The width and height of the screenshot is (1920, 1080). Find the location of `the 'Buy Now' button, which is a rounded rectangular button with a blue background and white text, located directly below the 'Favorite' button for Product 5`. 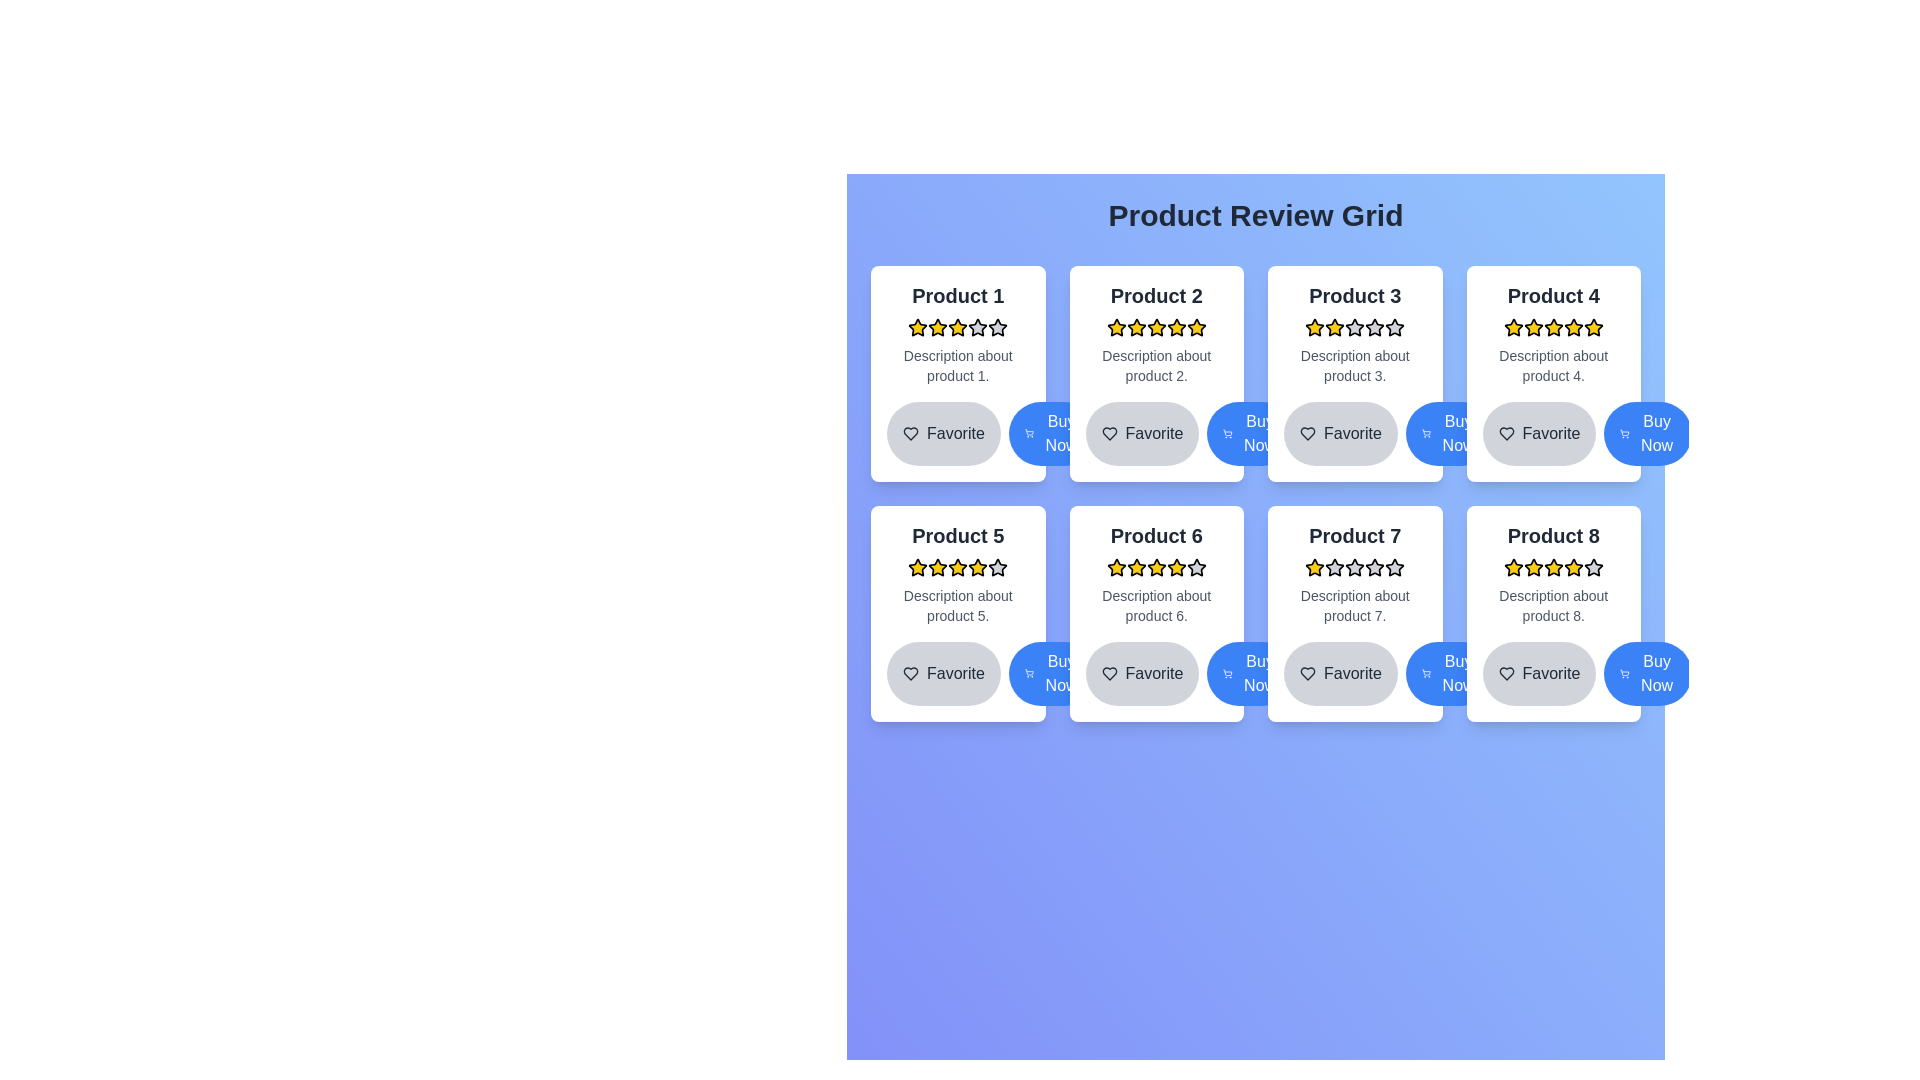

the 'Buy Now' button, which is a rounded rectangular button with a blue background and white text, located directly below the 'Favorite' button for Product 5 is located at coordinates (1051, 674).